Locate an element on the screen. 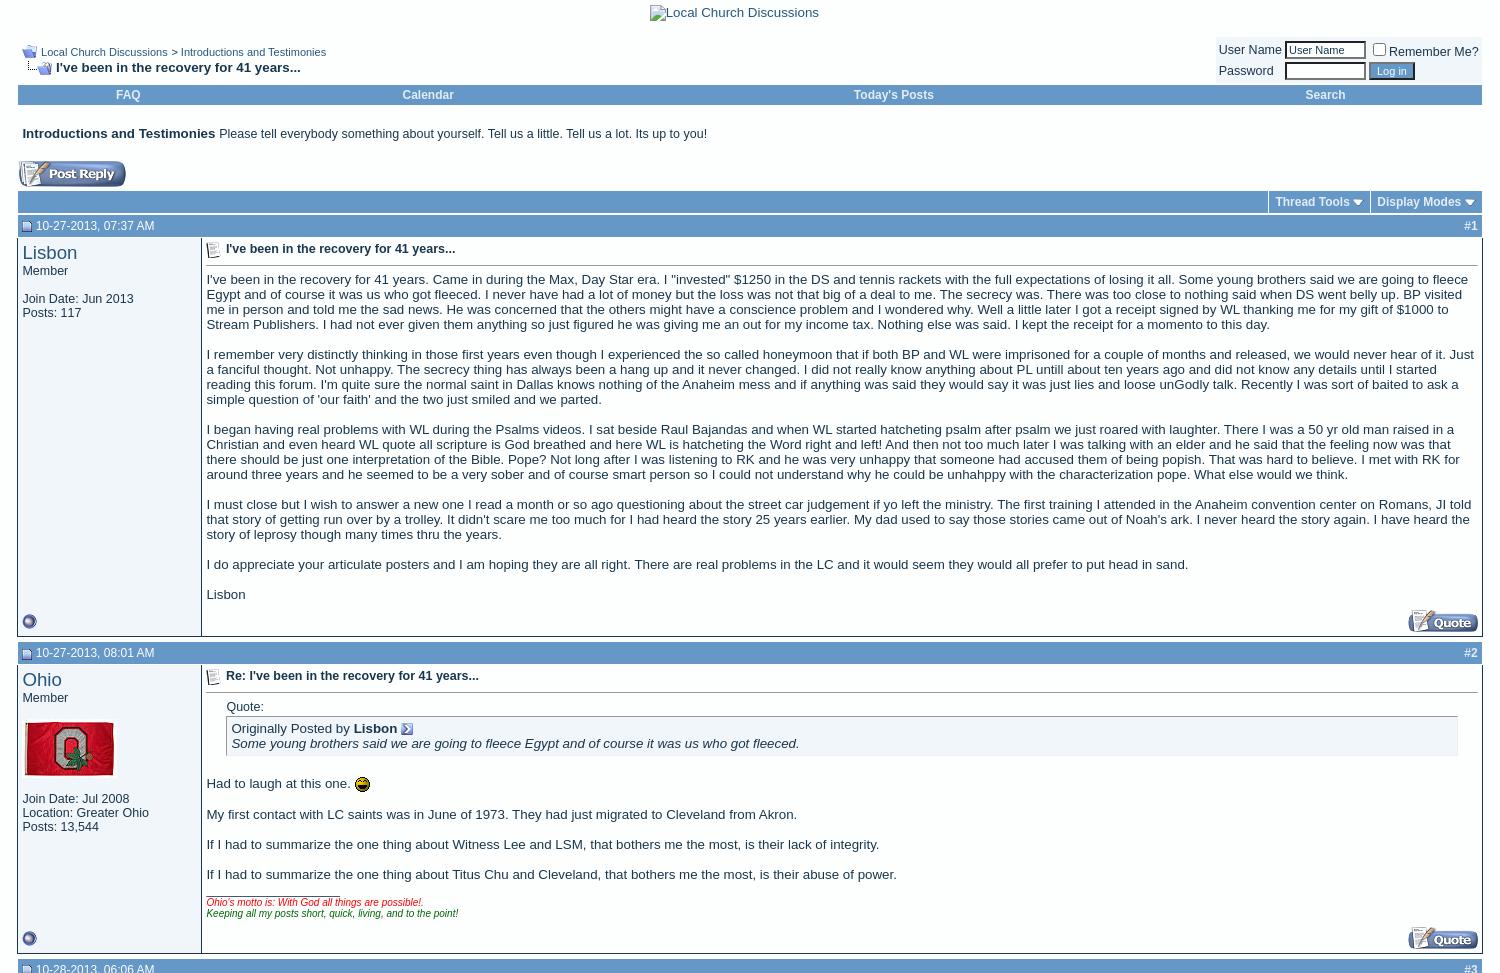 This screenshot has height=973, width=1500. 'User Name' is located at coordinates (1248, 49).